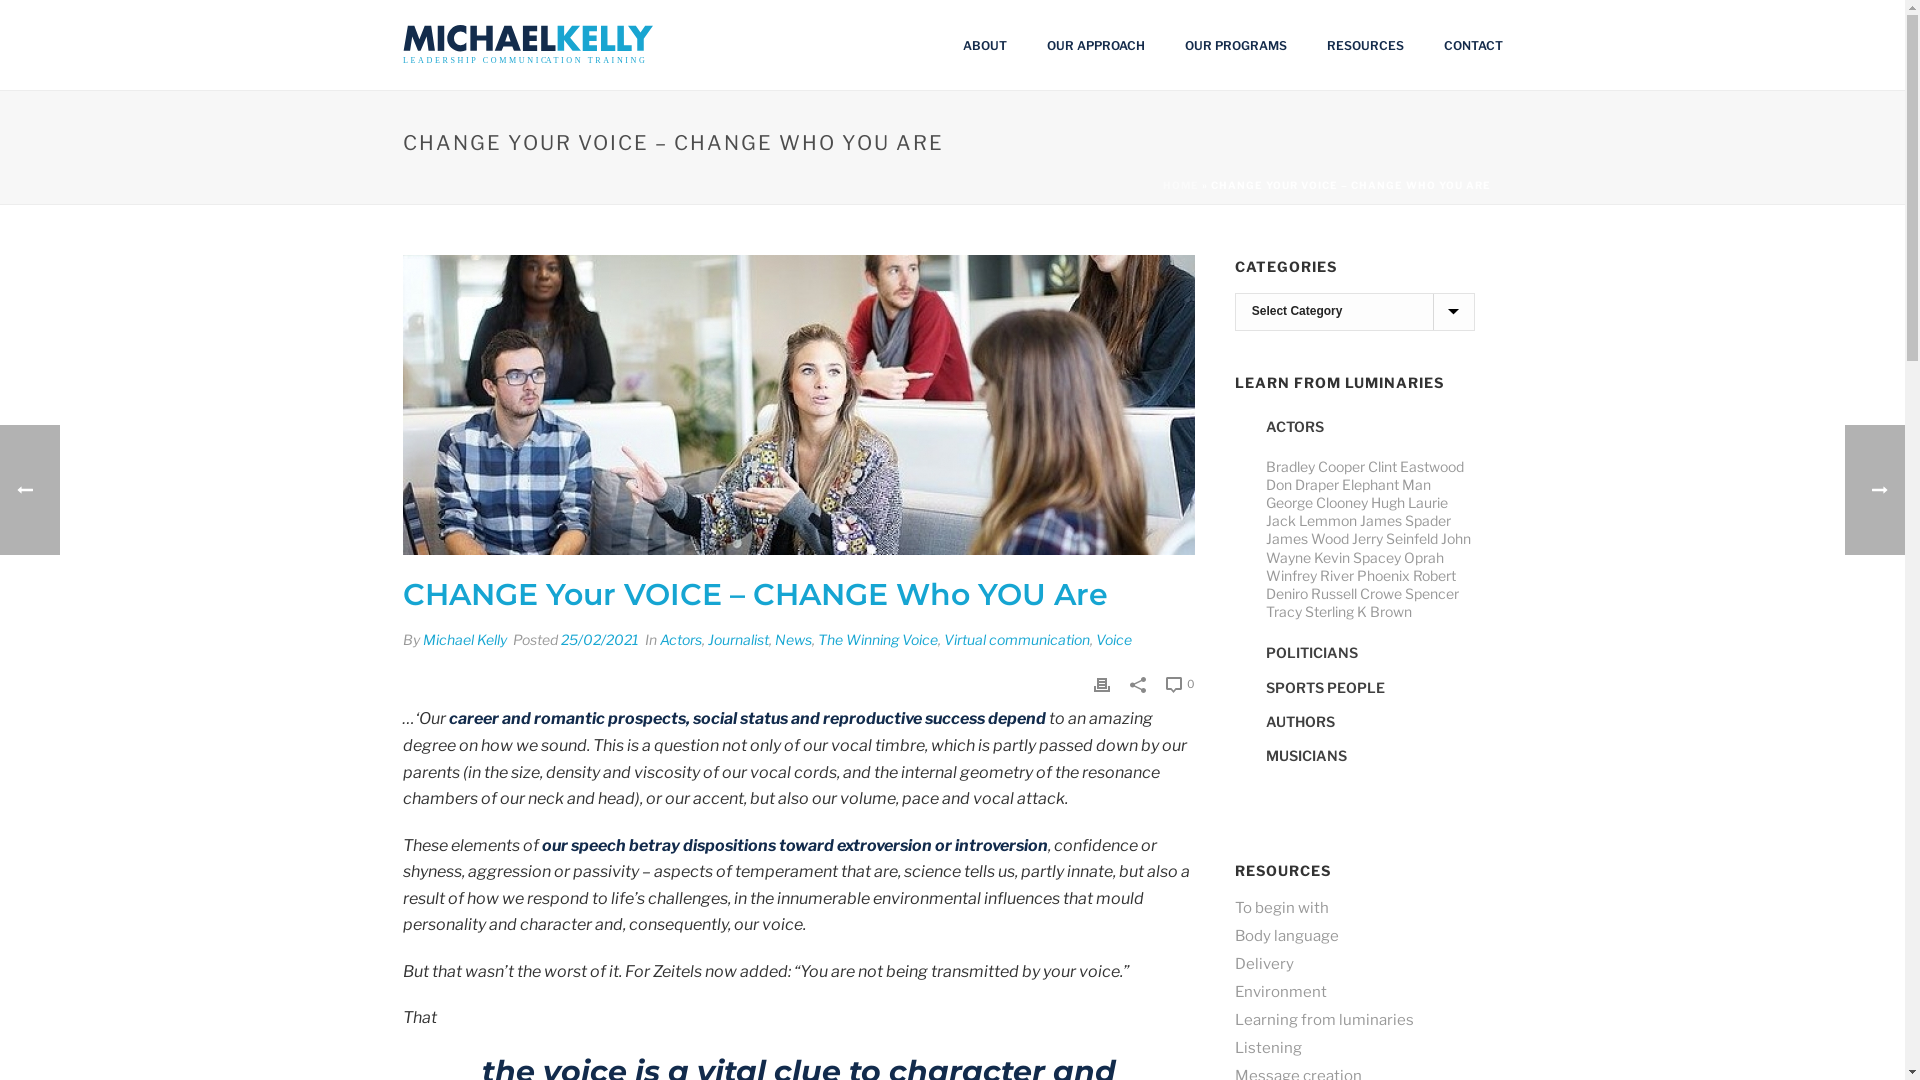  What do you see at coordinates (1286, 936) in the screenshot?
I see `'Body language'` at bounding box center [1286, 936].